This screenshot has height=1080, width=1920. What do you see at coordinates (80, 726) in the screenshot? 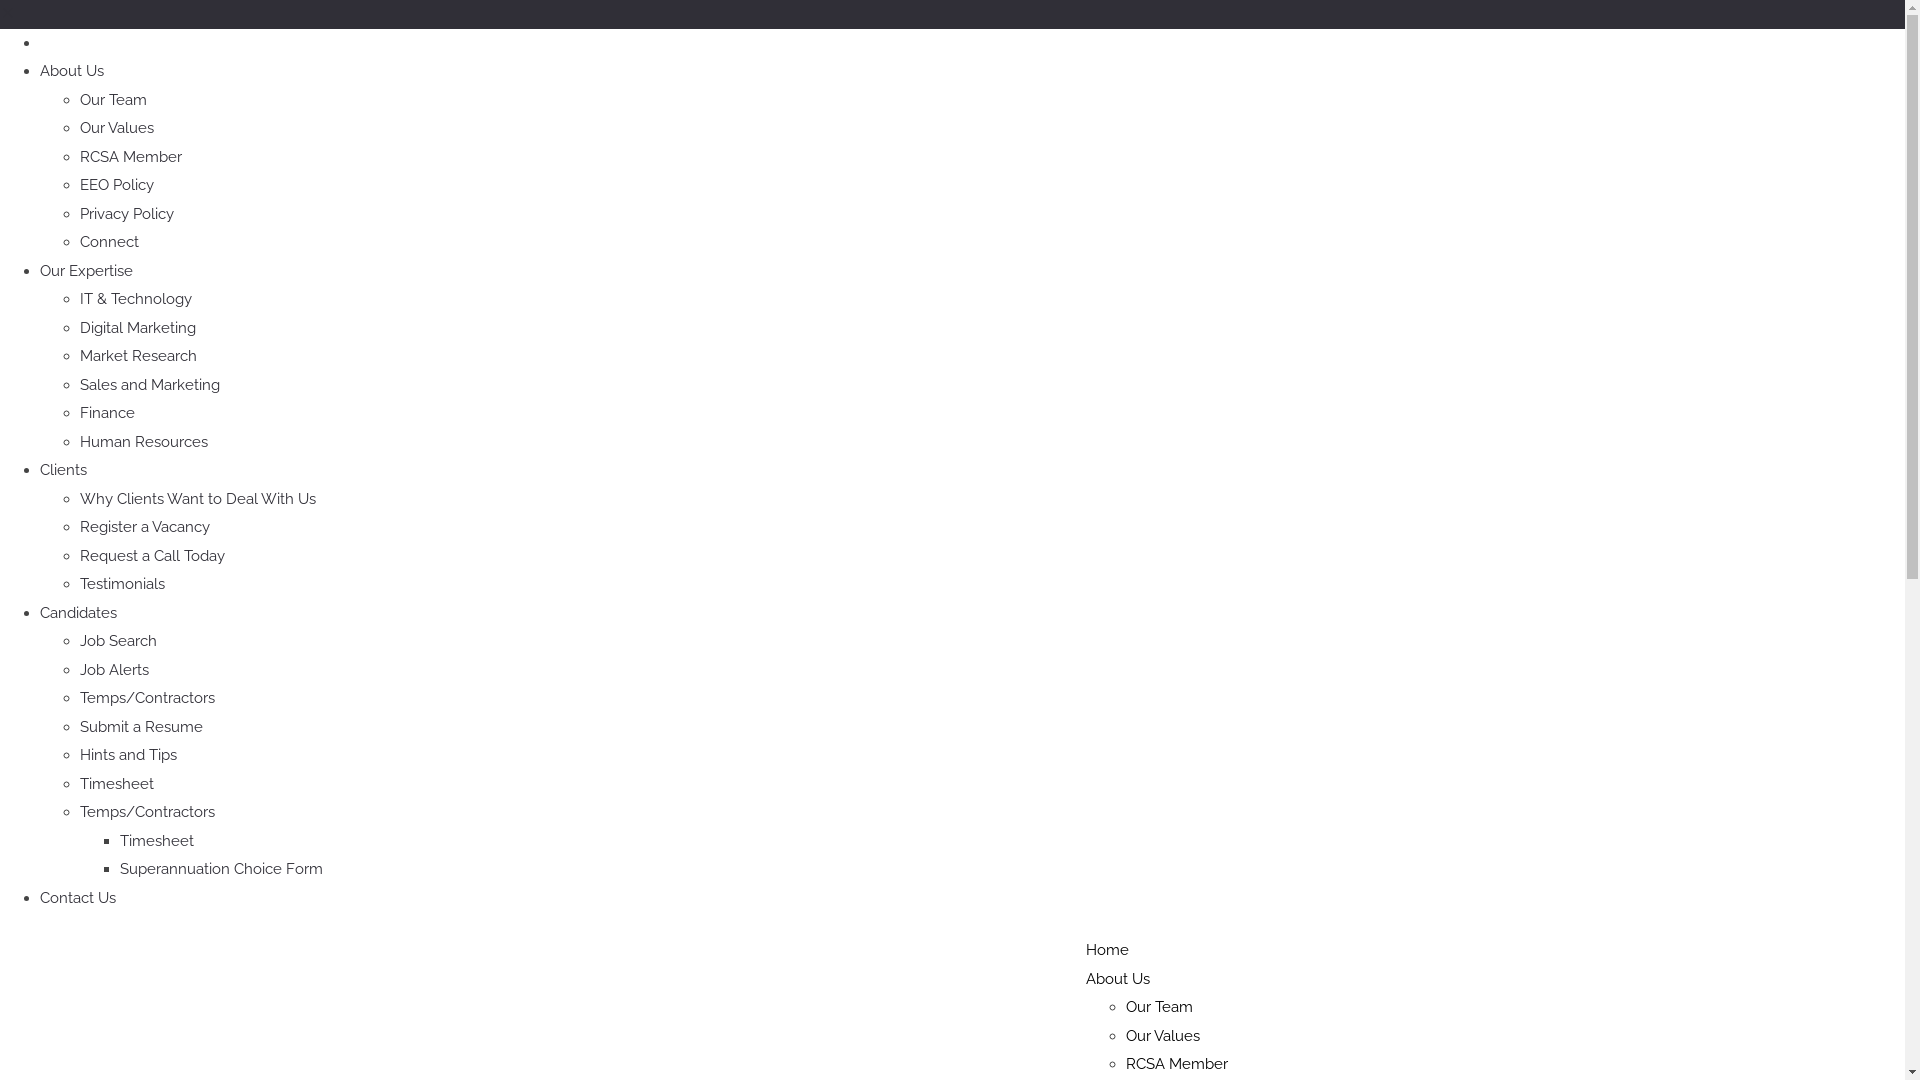
I see `'Submit a Resume'` at bounding box center [80, 726].